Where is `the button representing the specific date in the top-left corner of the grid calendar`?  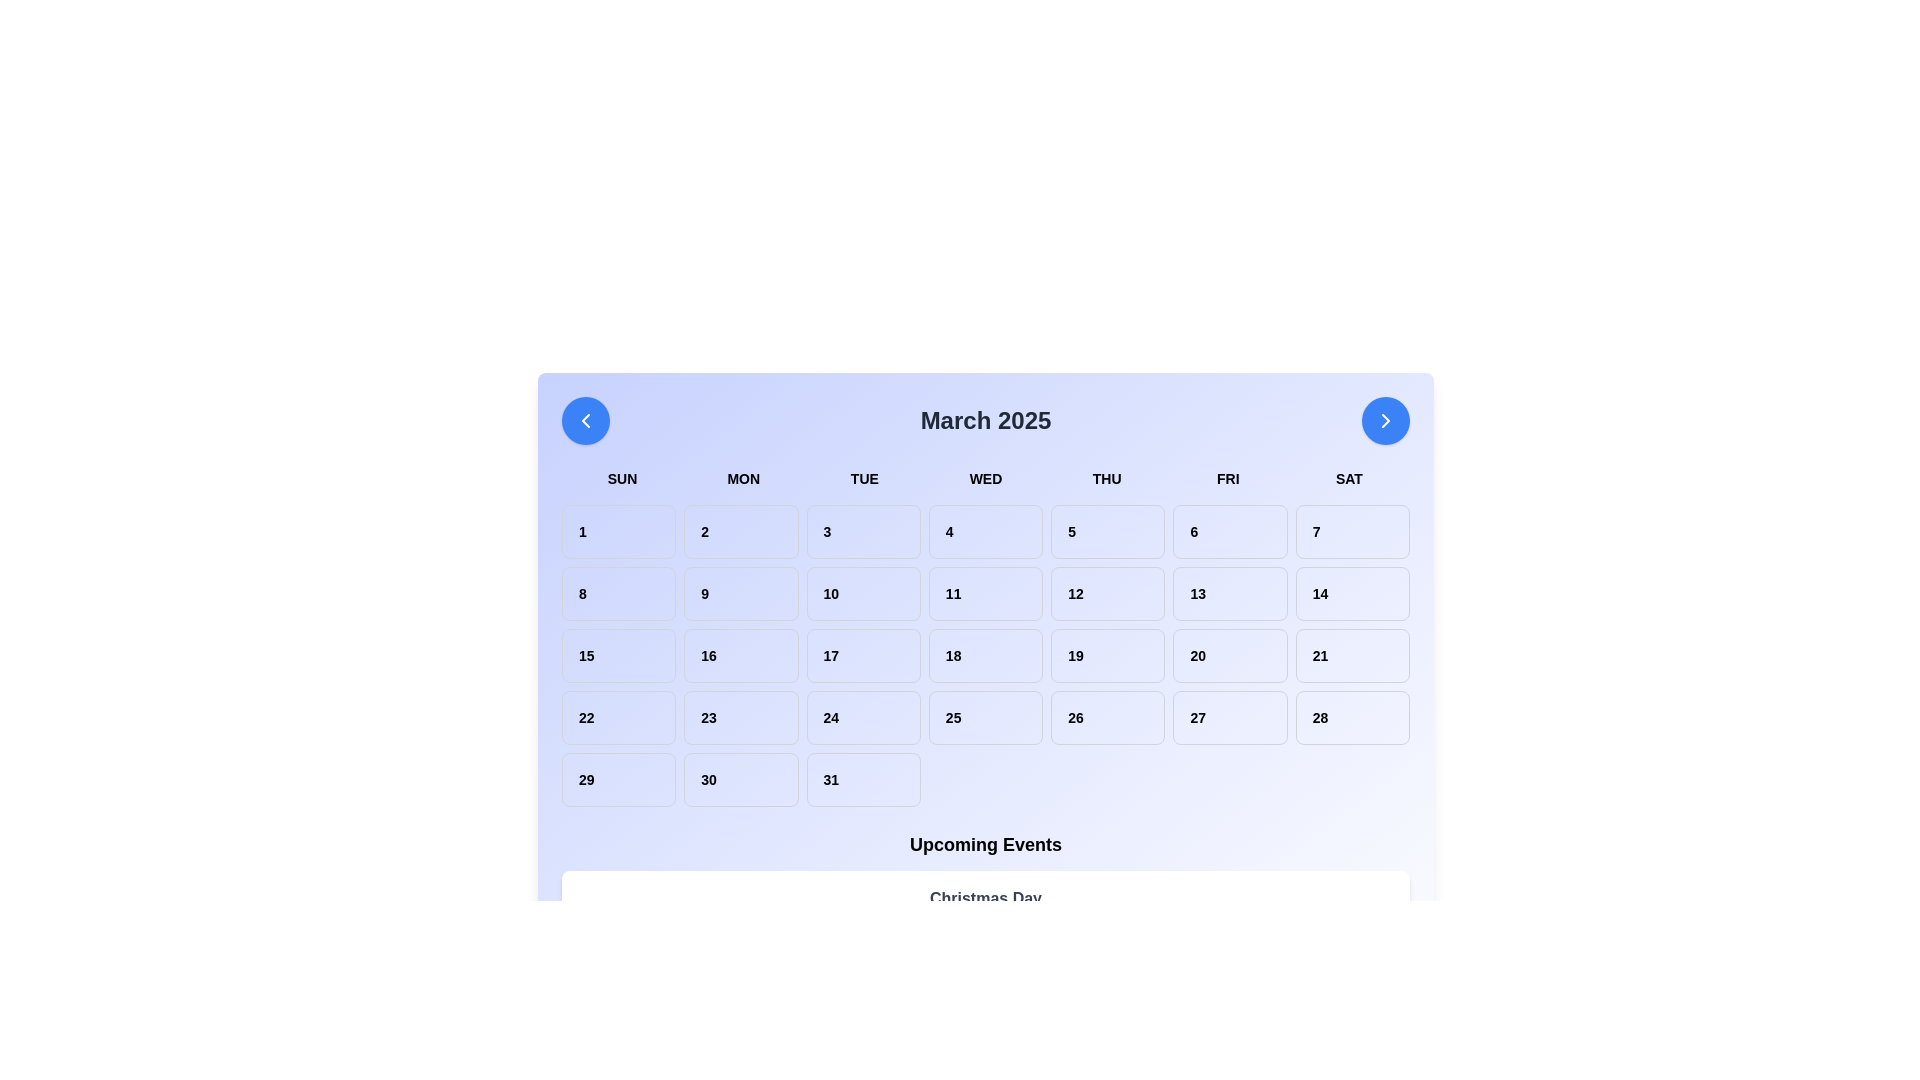 the button representing the specific date in the top-left corner of the grid calendar is located at coordinates (618, 531).